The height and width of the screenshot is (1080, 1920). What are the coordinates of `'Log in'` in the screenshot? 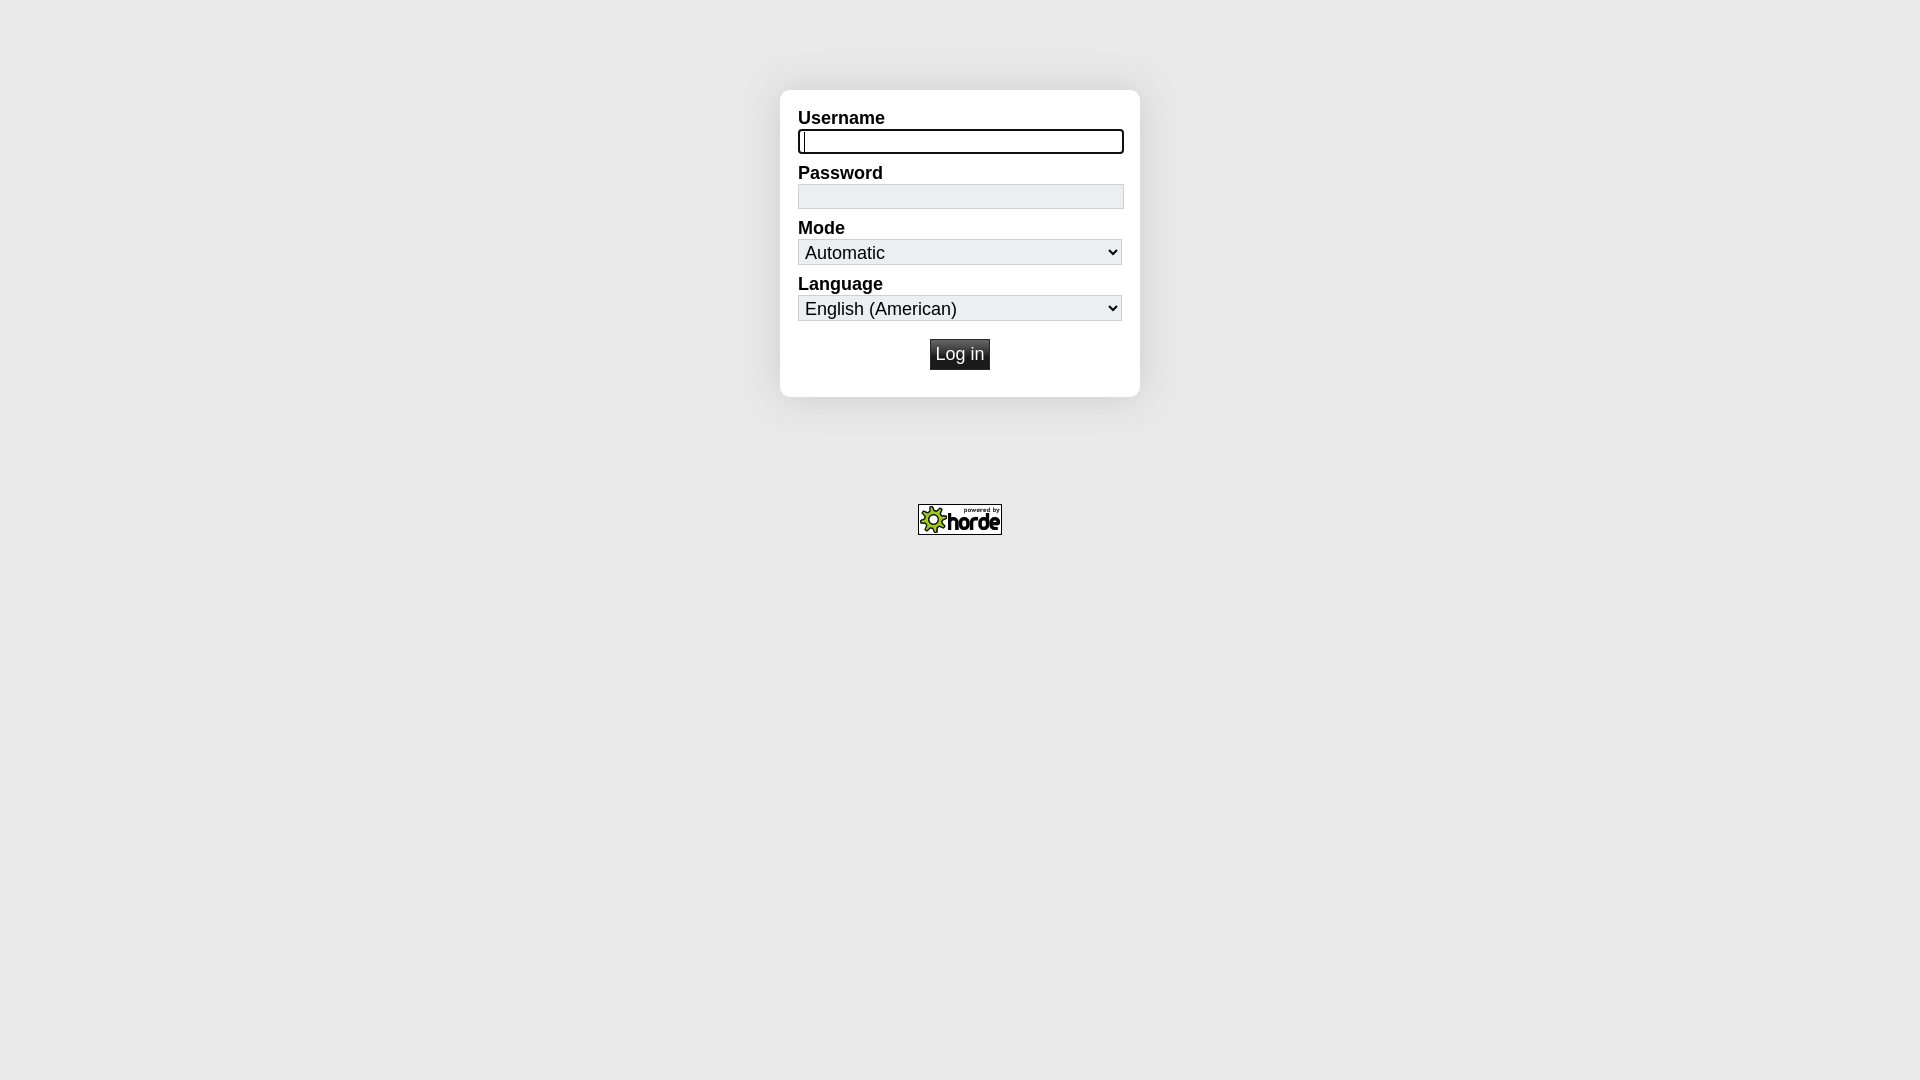 It's located at (960, 353).